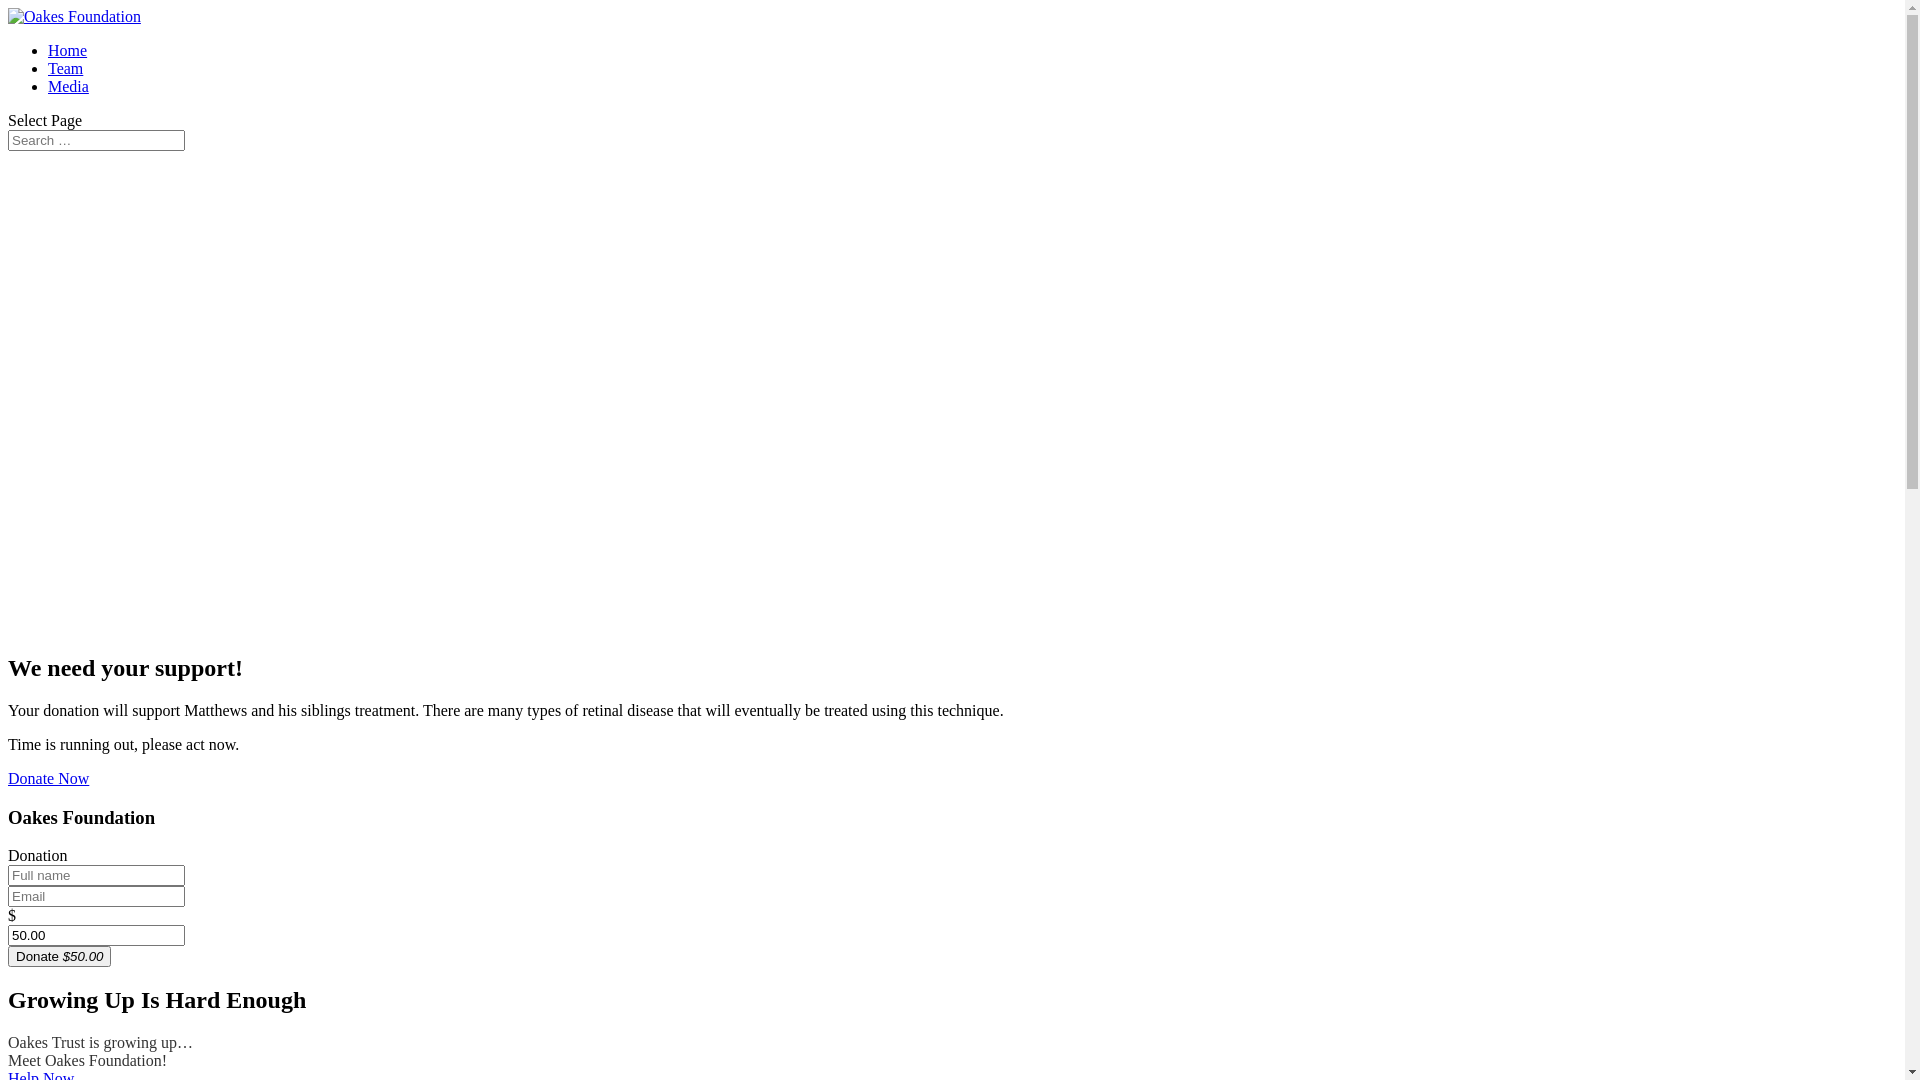 This screenshot has width=1920, height=1080. Describe the element at coordinates (65, 67) in the screenshot. I see `'Team'` at that location.